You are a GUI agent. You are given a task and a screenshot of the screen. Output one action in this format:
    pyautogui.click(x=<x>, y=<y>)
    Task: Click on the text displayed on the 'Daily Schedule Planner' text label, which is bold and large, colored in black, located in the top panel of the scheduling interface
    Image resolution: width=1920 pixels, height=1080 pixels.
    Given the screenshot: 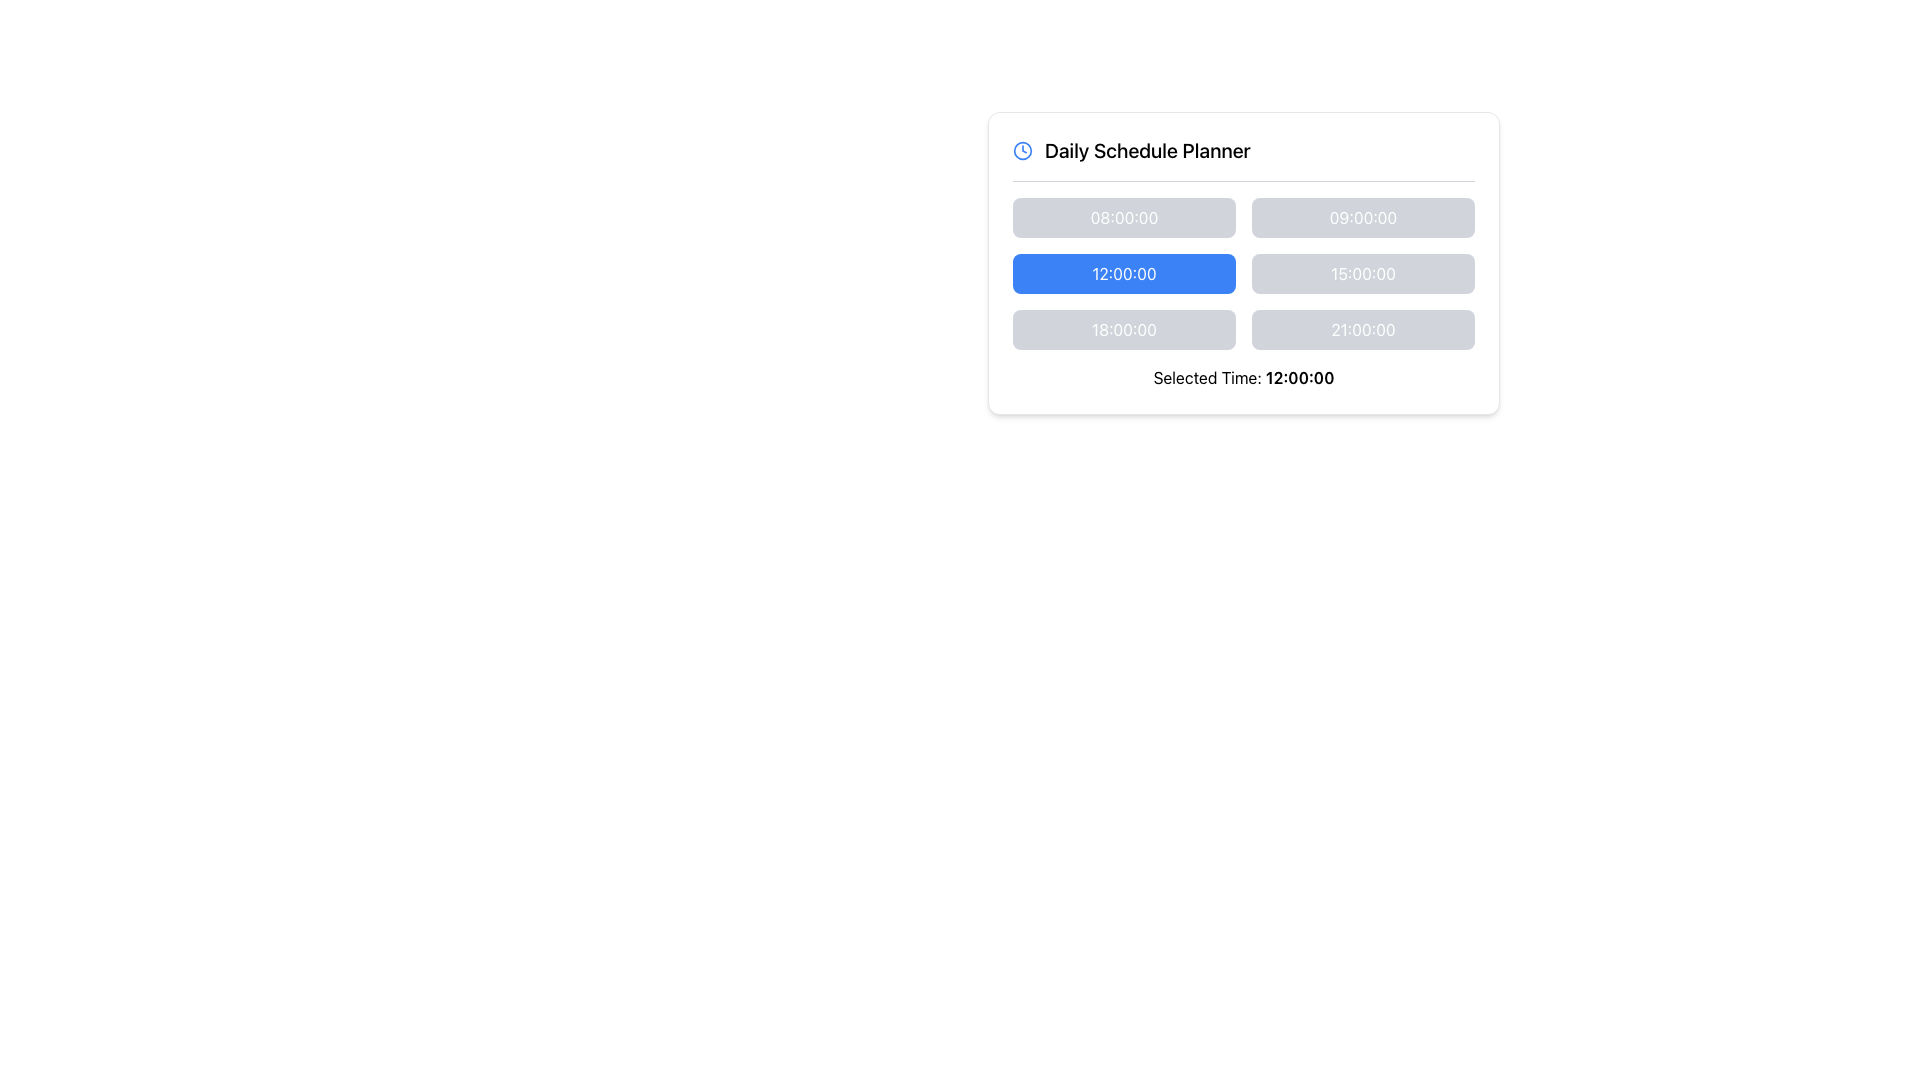 What is the action you would take?
    pyautogui.click(x=1147, y=149)
    